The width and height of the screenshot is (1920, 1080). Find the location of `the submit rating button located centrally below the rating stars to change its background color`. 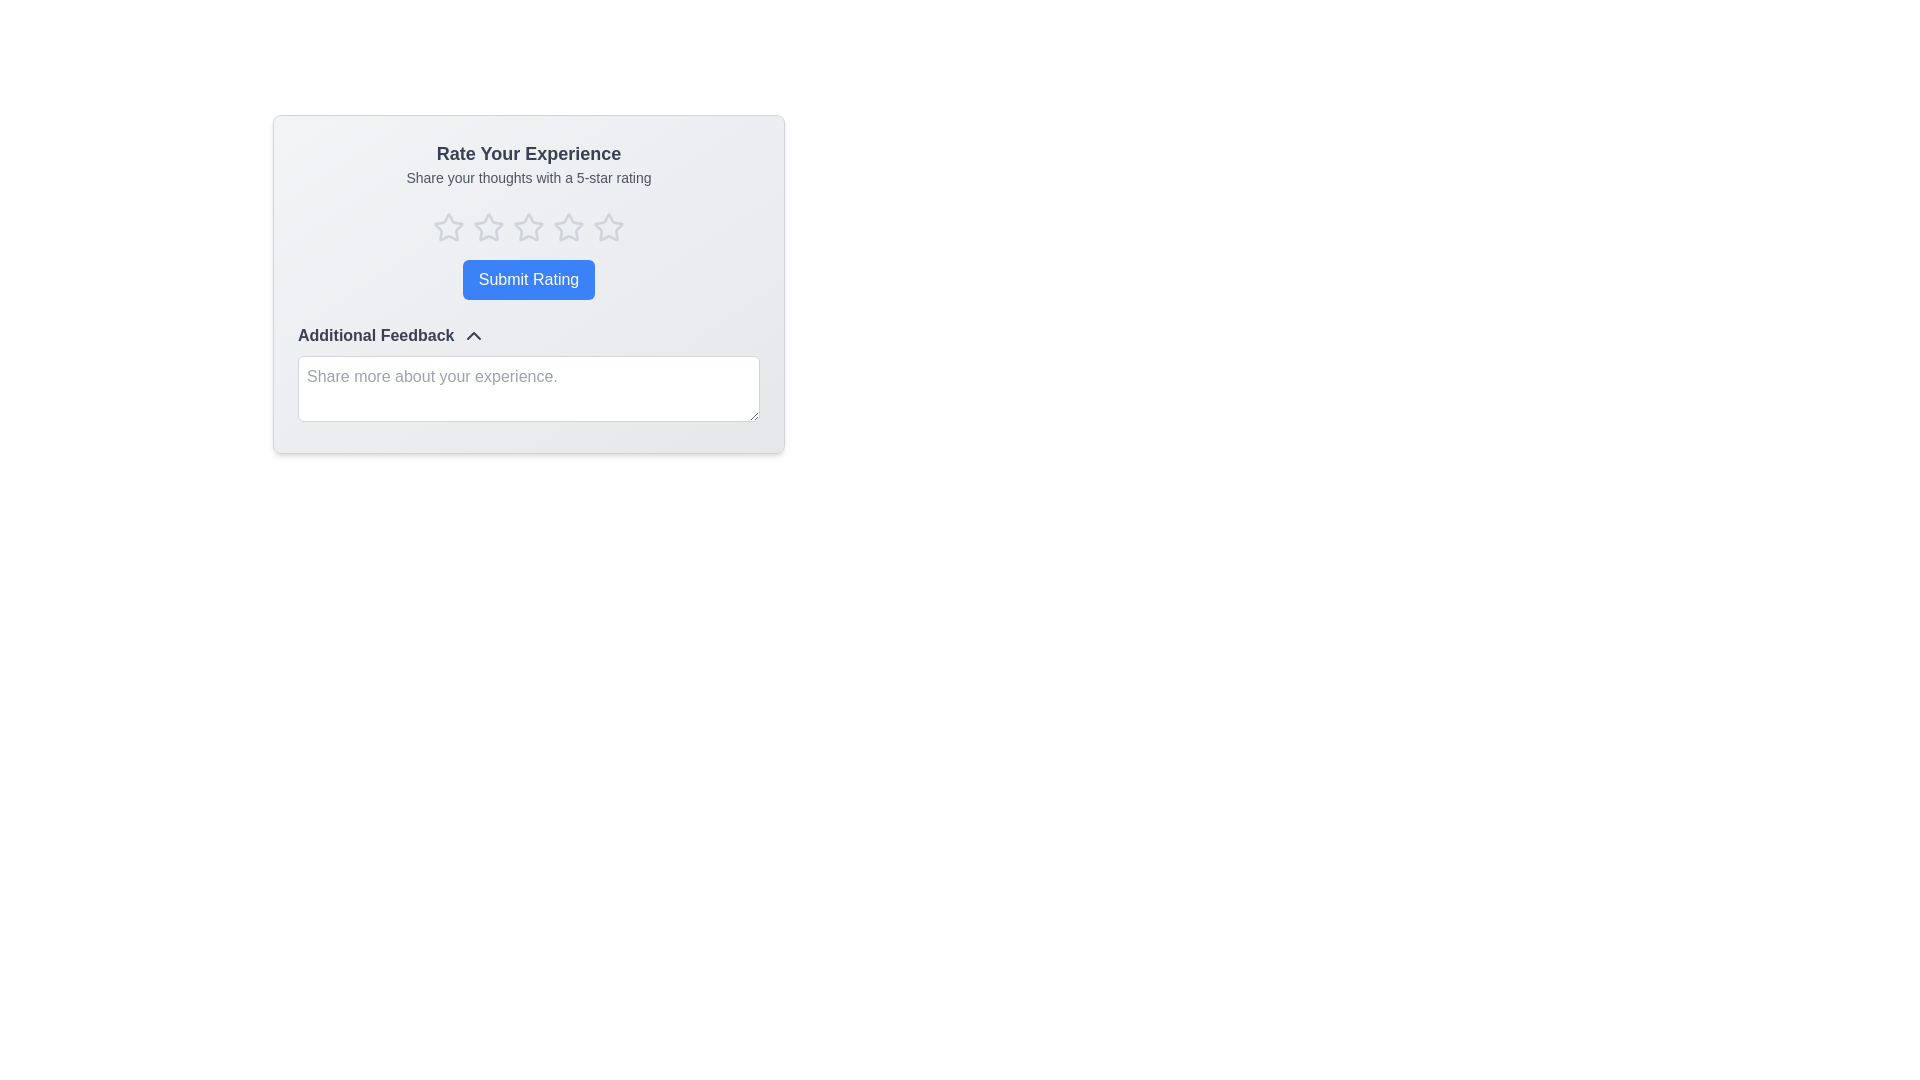

the submit rating button located centrally below the rating stars to change its background color is located at coordinates (528, 280).